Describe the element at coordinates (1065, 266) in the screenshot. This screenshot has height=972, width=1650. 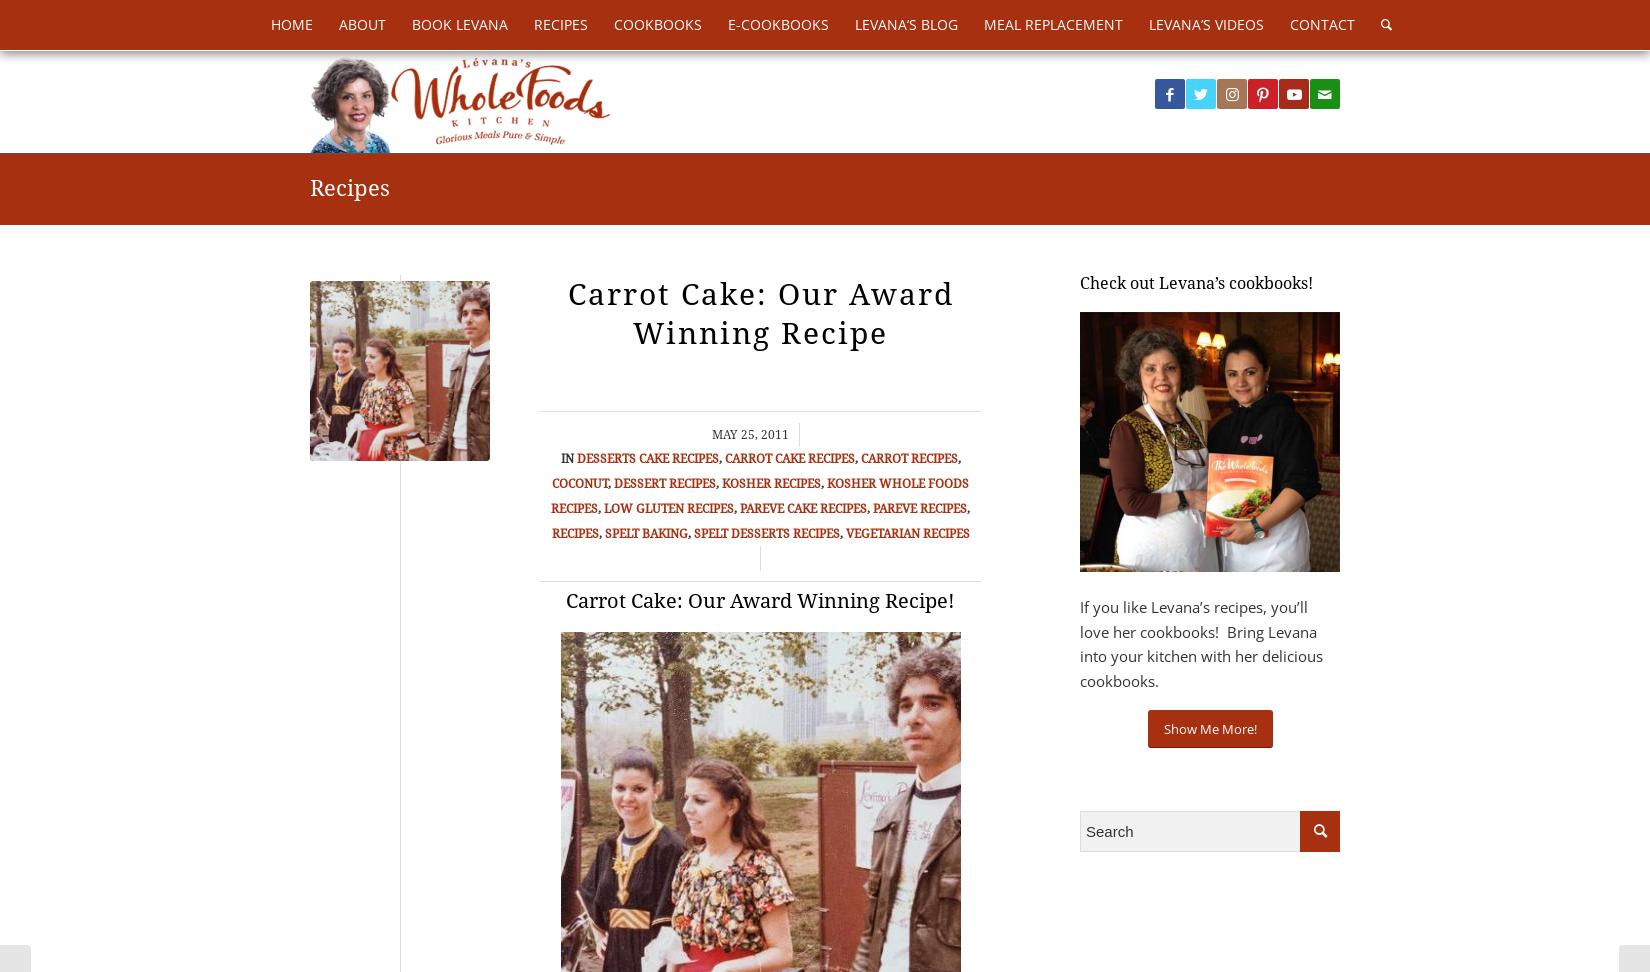
I see `'Restaurant Reviews'` at that location.